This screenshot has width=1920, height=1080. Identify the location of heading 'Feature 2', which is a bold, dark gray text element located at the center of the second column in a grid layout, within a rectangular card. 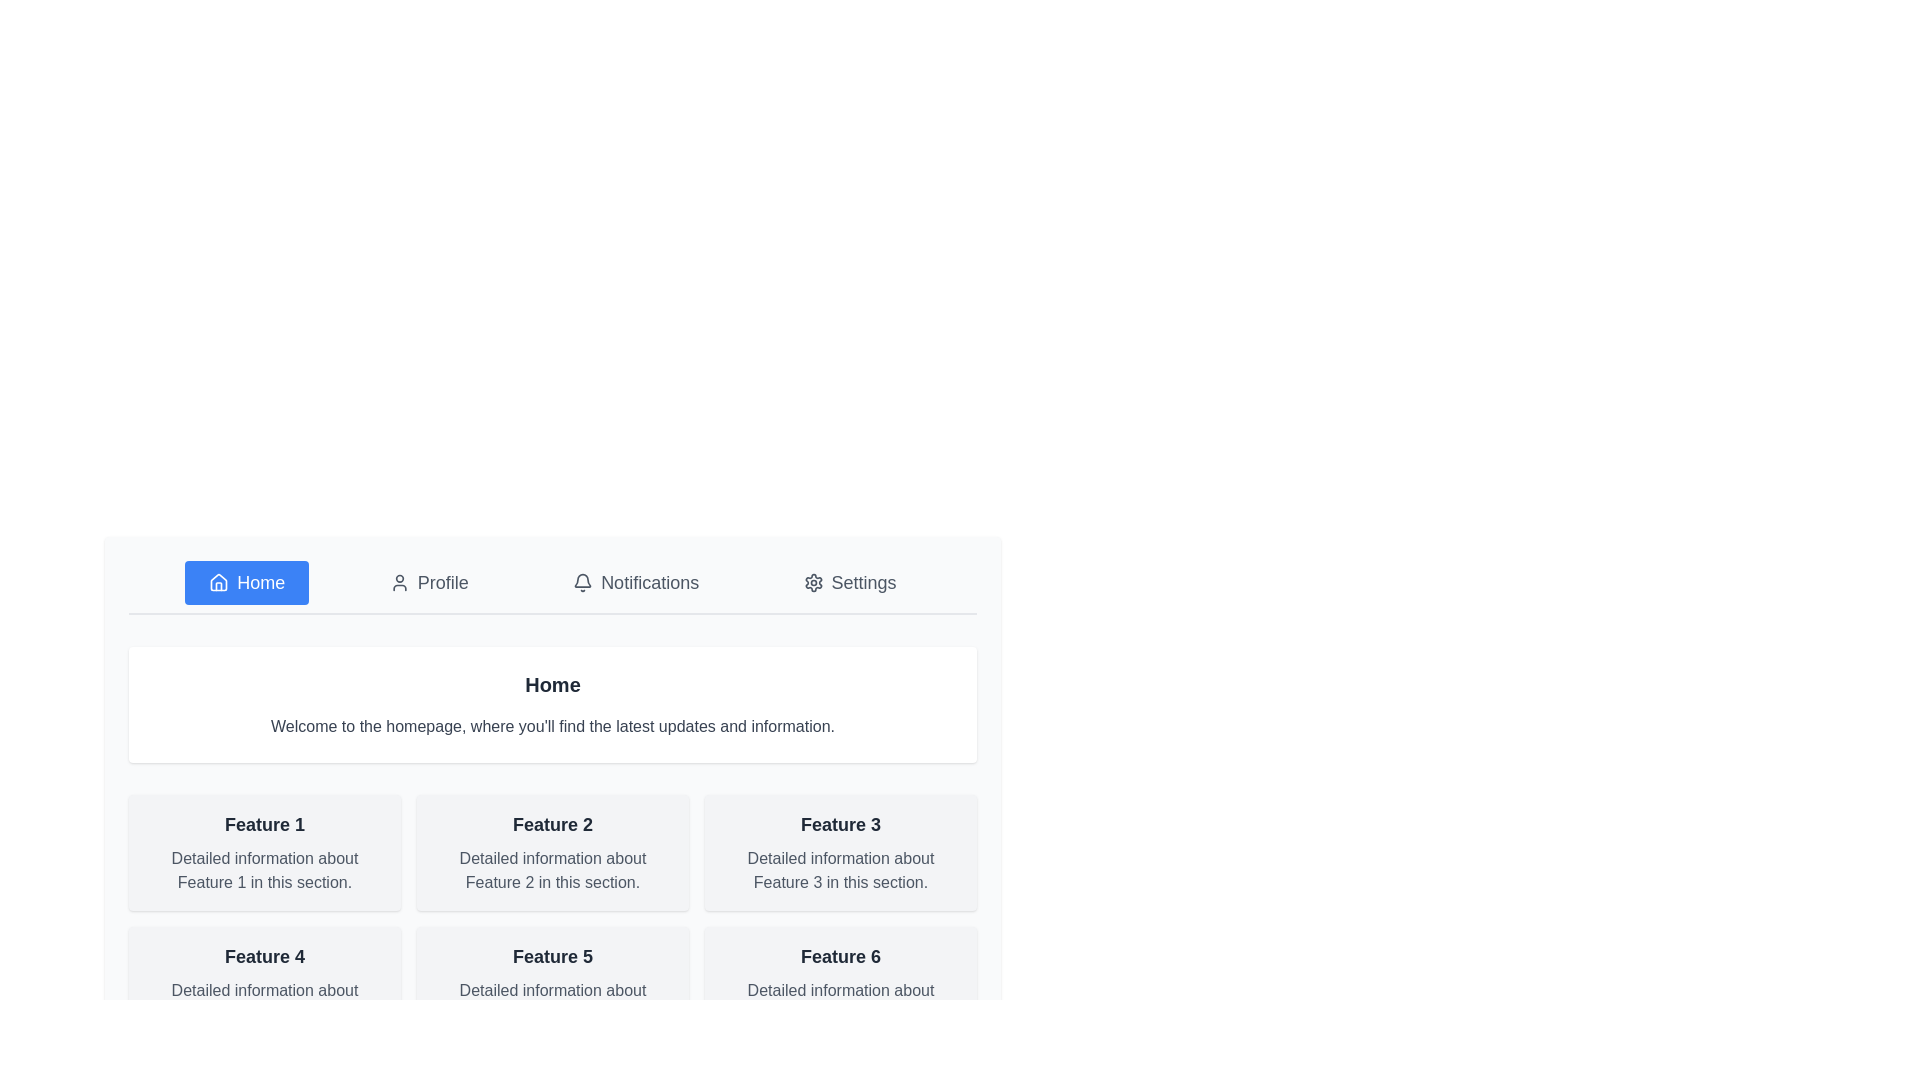
(552, 825).